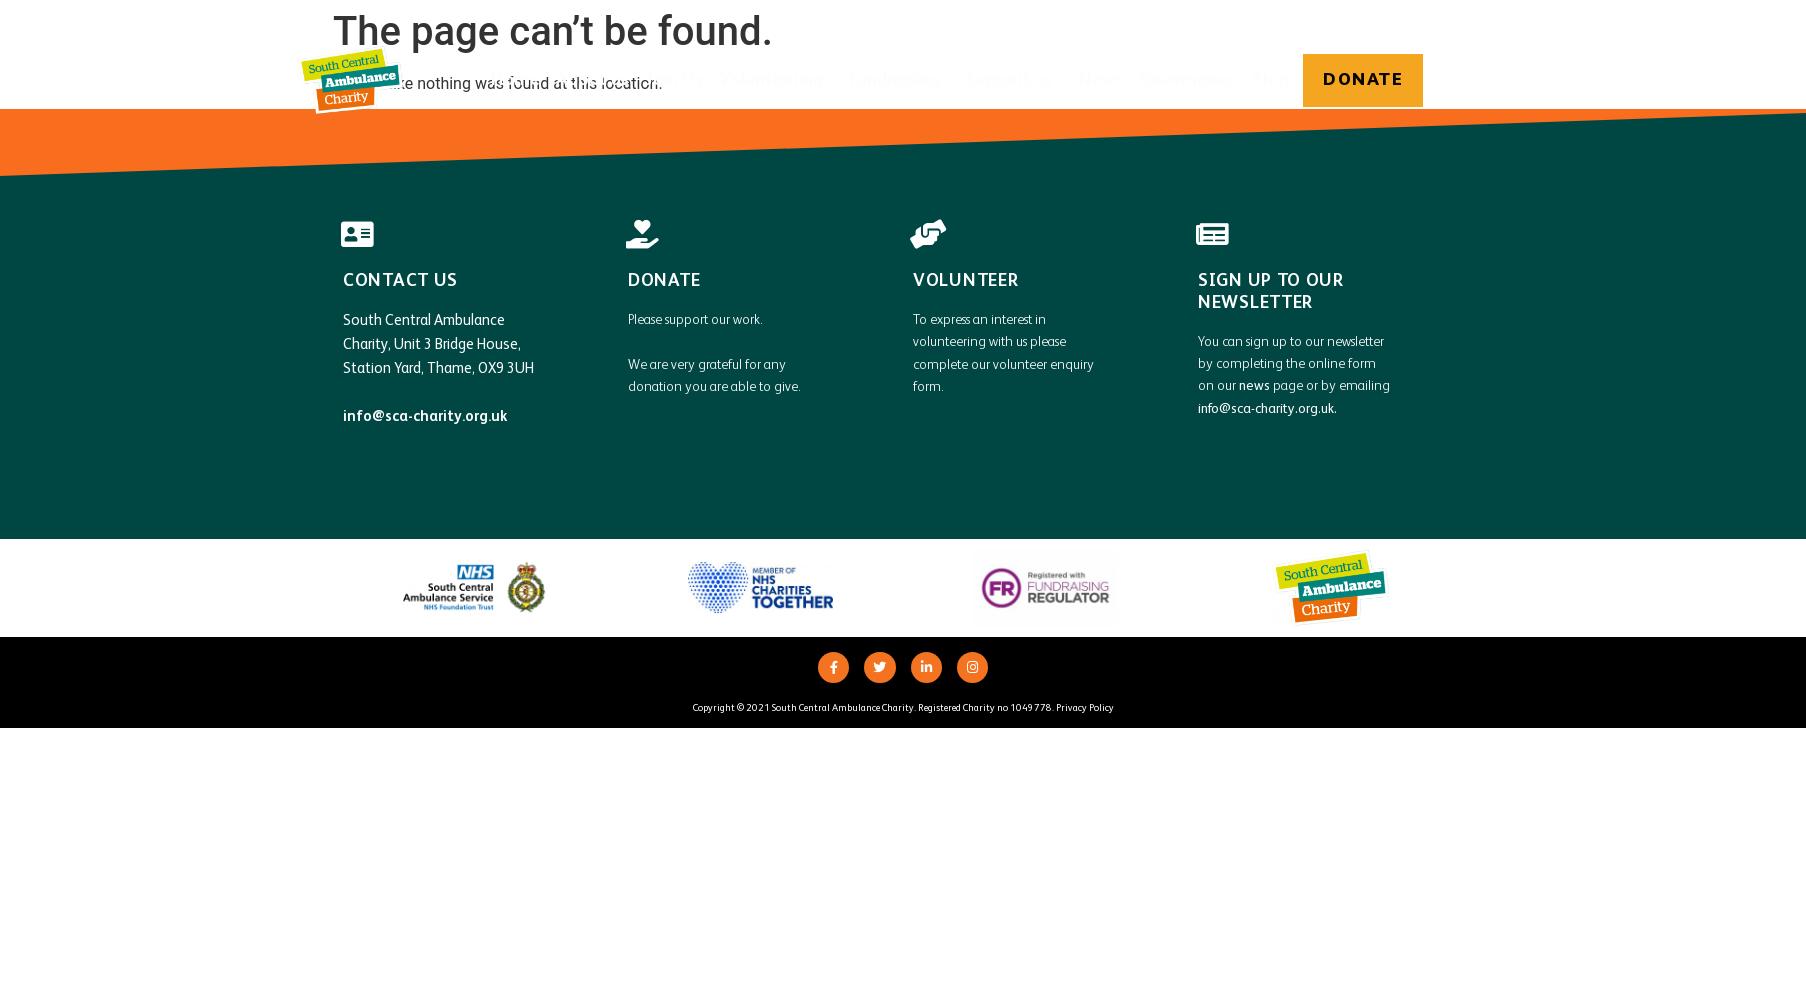  What do you see at coordinates (1290, 362) in the screenshot?
I see `'You can sign up to our newsletter by completing the online form on our'` at bounding box center [1290, 362].